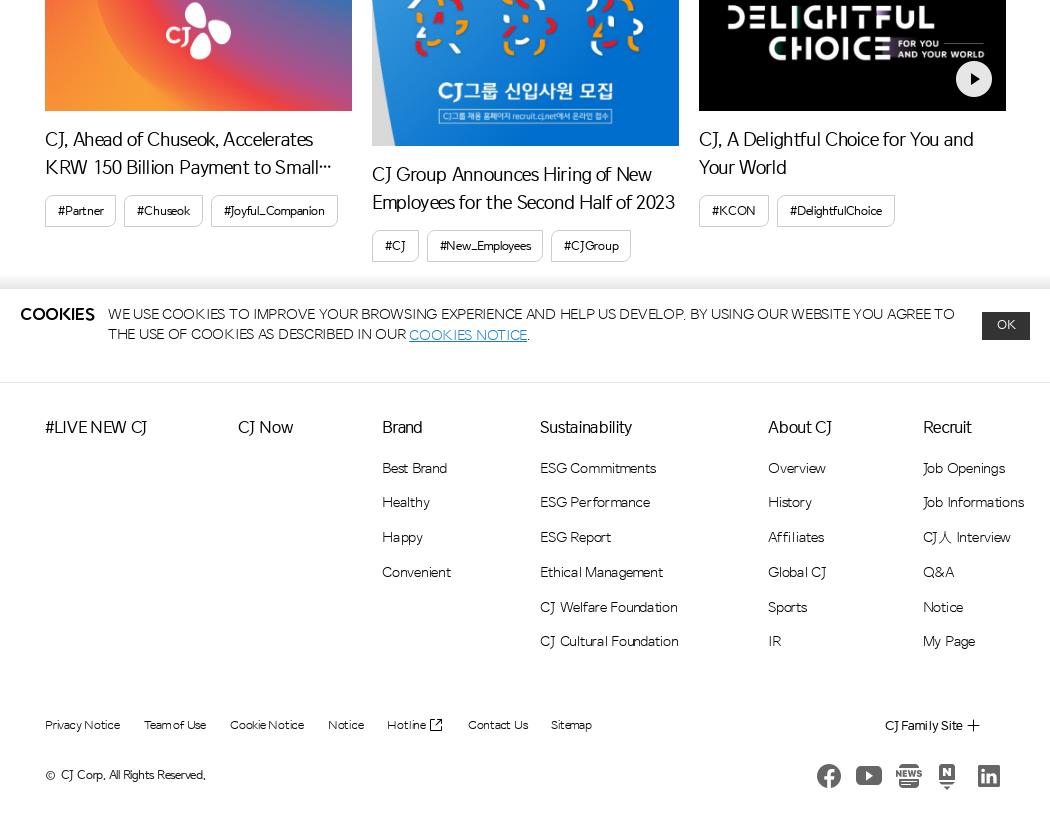 The height and width of the screenshot is (819, 1050). Describe the element at coordinates (405, 501) in the screenshot. I see `'Healthy'` at that location.